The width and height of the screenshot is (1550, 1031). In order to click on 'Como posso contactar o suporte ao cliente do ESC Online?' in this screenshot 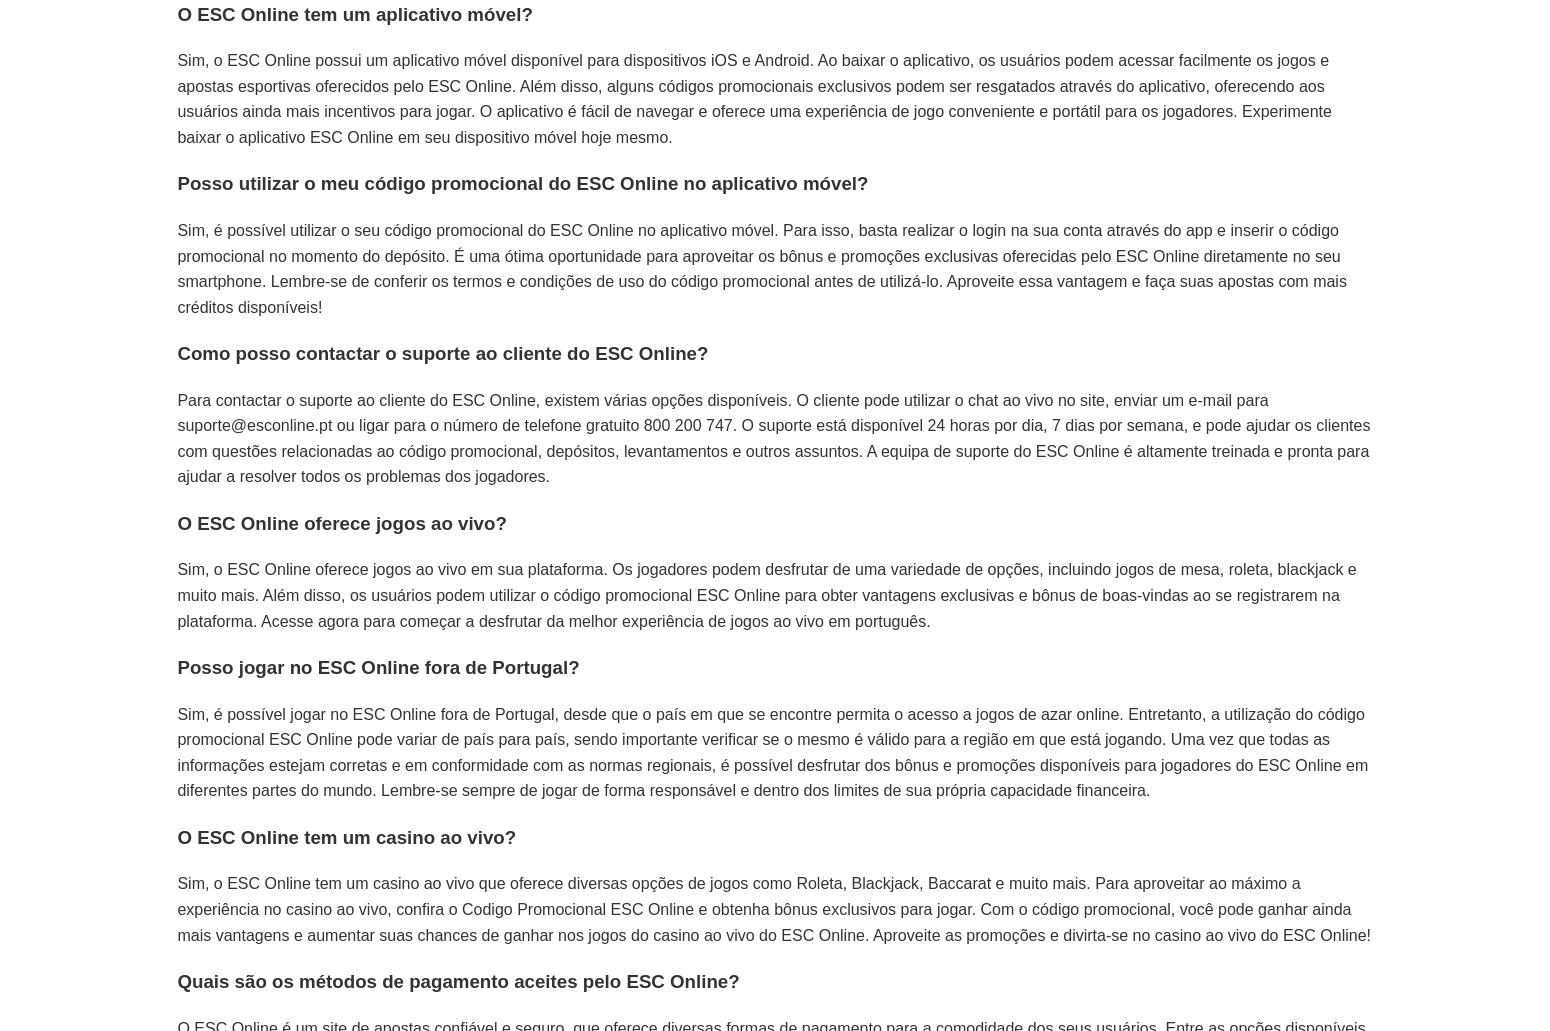, I will do `click(176, 352)`.